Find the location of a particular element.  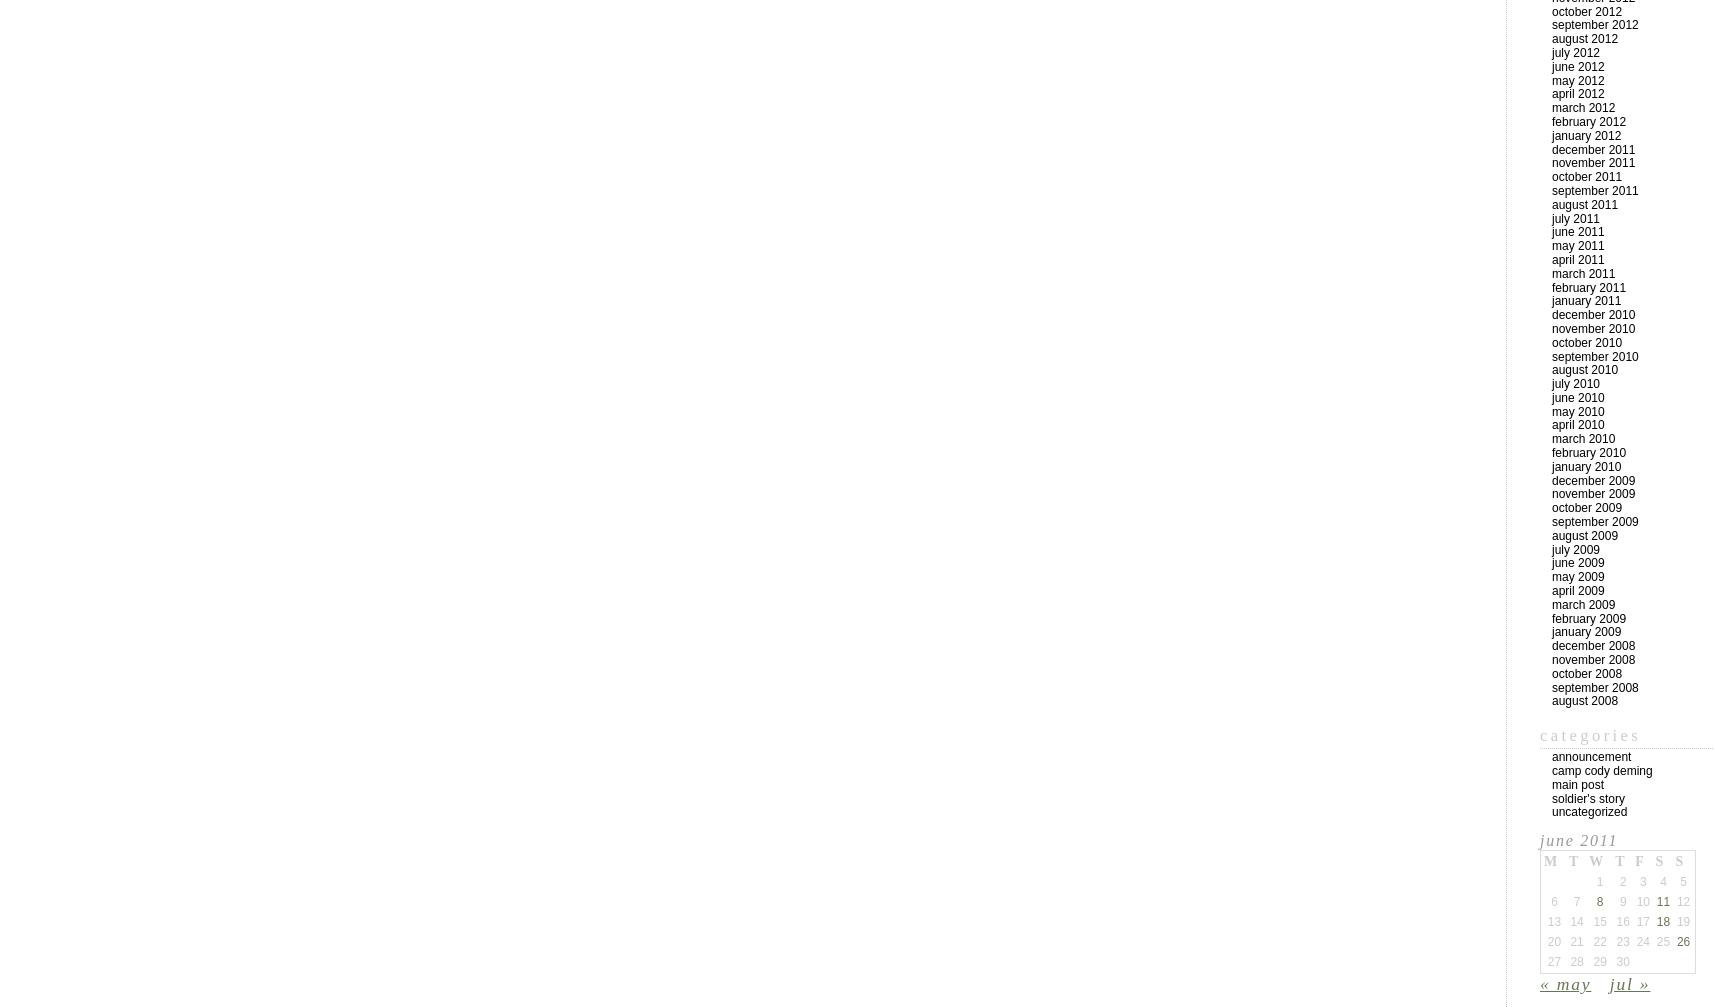

'8' is located at coordinates (1599, 900).